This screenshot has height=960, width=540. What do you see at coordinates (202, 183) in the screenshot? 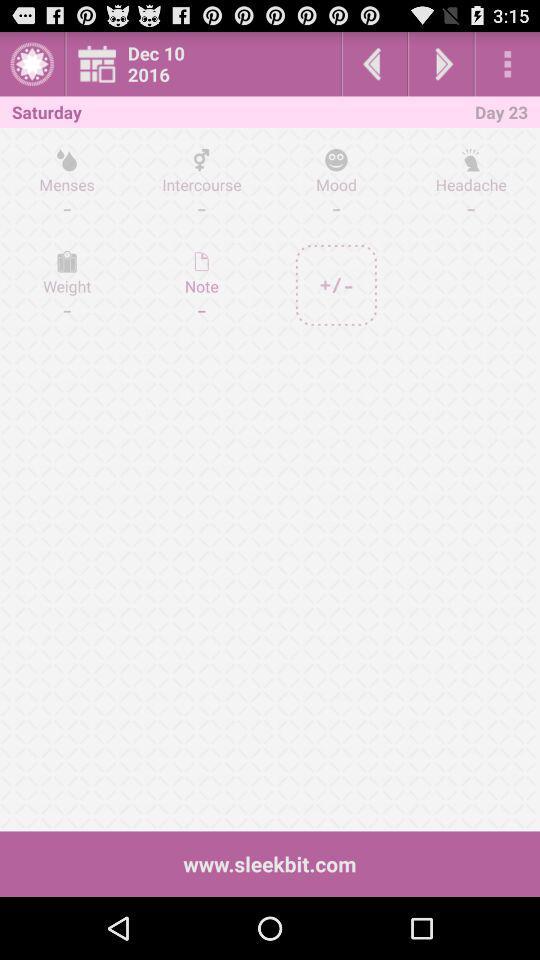
I see `intercourse which is next to menses` at bounding box center [202, 183].